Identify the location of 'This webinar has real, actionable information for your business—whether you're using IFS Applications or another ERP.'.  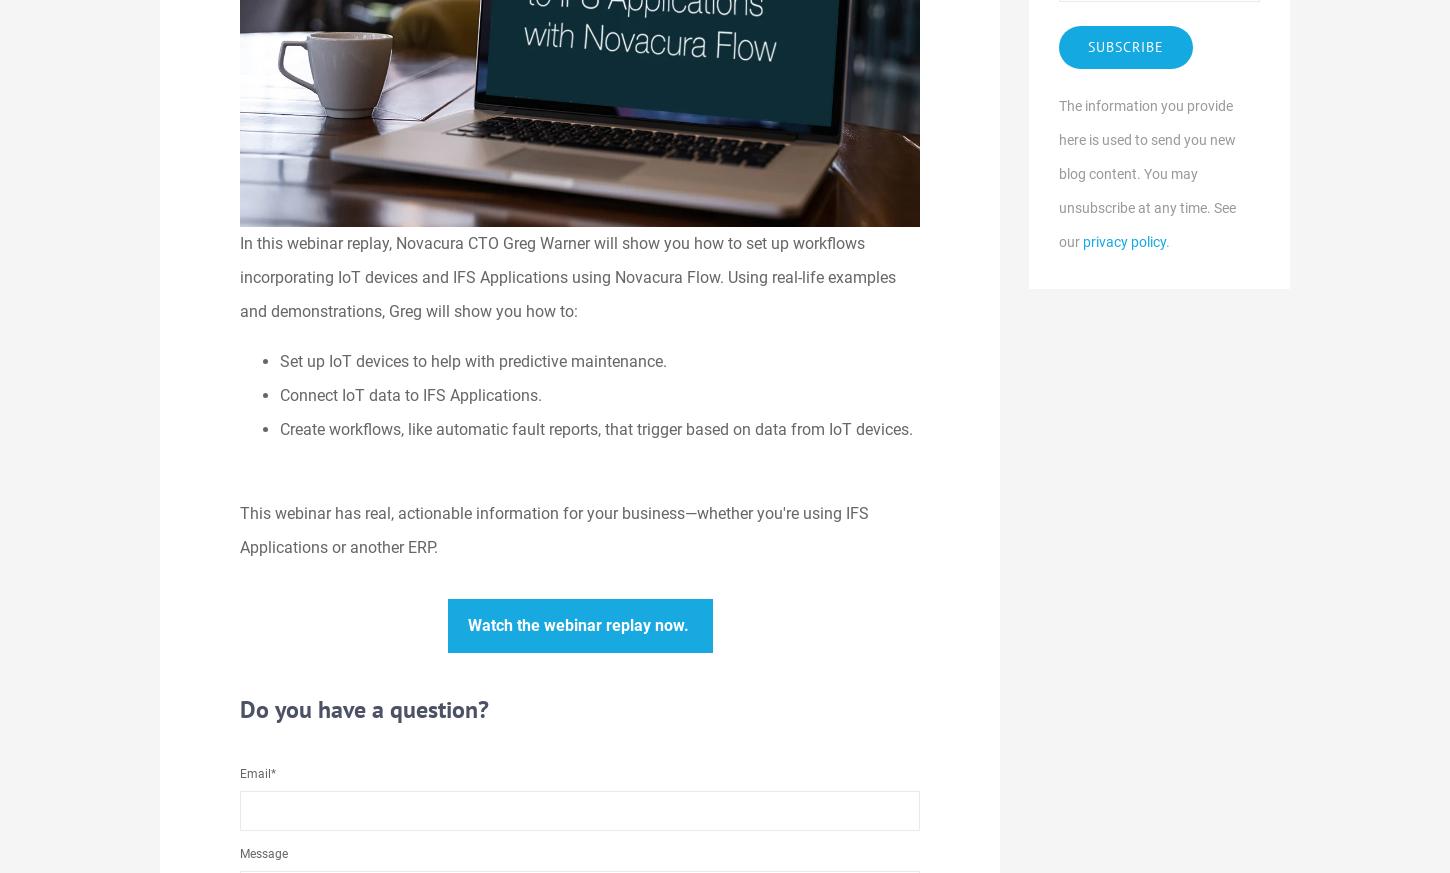
(554, 528).